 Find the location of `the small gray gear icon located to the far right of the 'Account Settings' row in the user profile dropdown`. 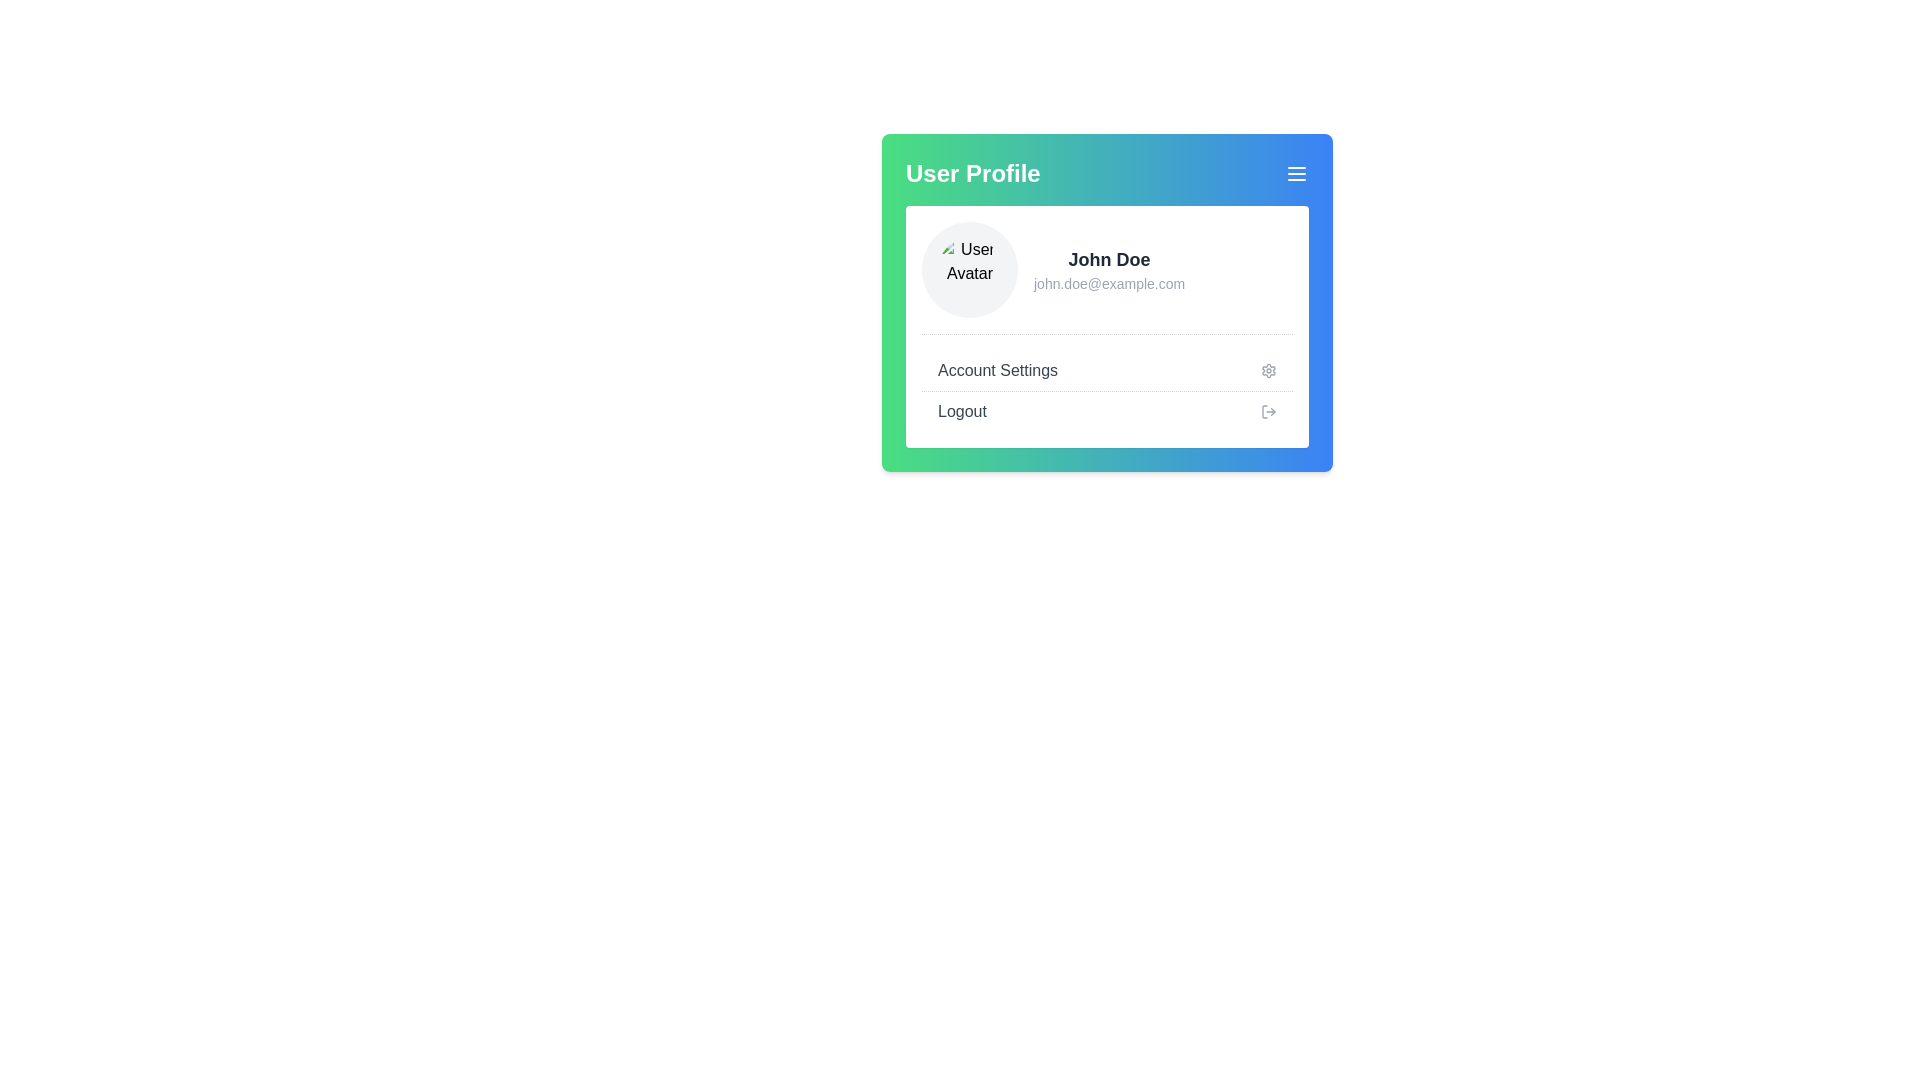

the small gray gear icon located to the far right of the 'Account Settings' row in the user profile dropdown is located at coordinates (1267, 370).